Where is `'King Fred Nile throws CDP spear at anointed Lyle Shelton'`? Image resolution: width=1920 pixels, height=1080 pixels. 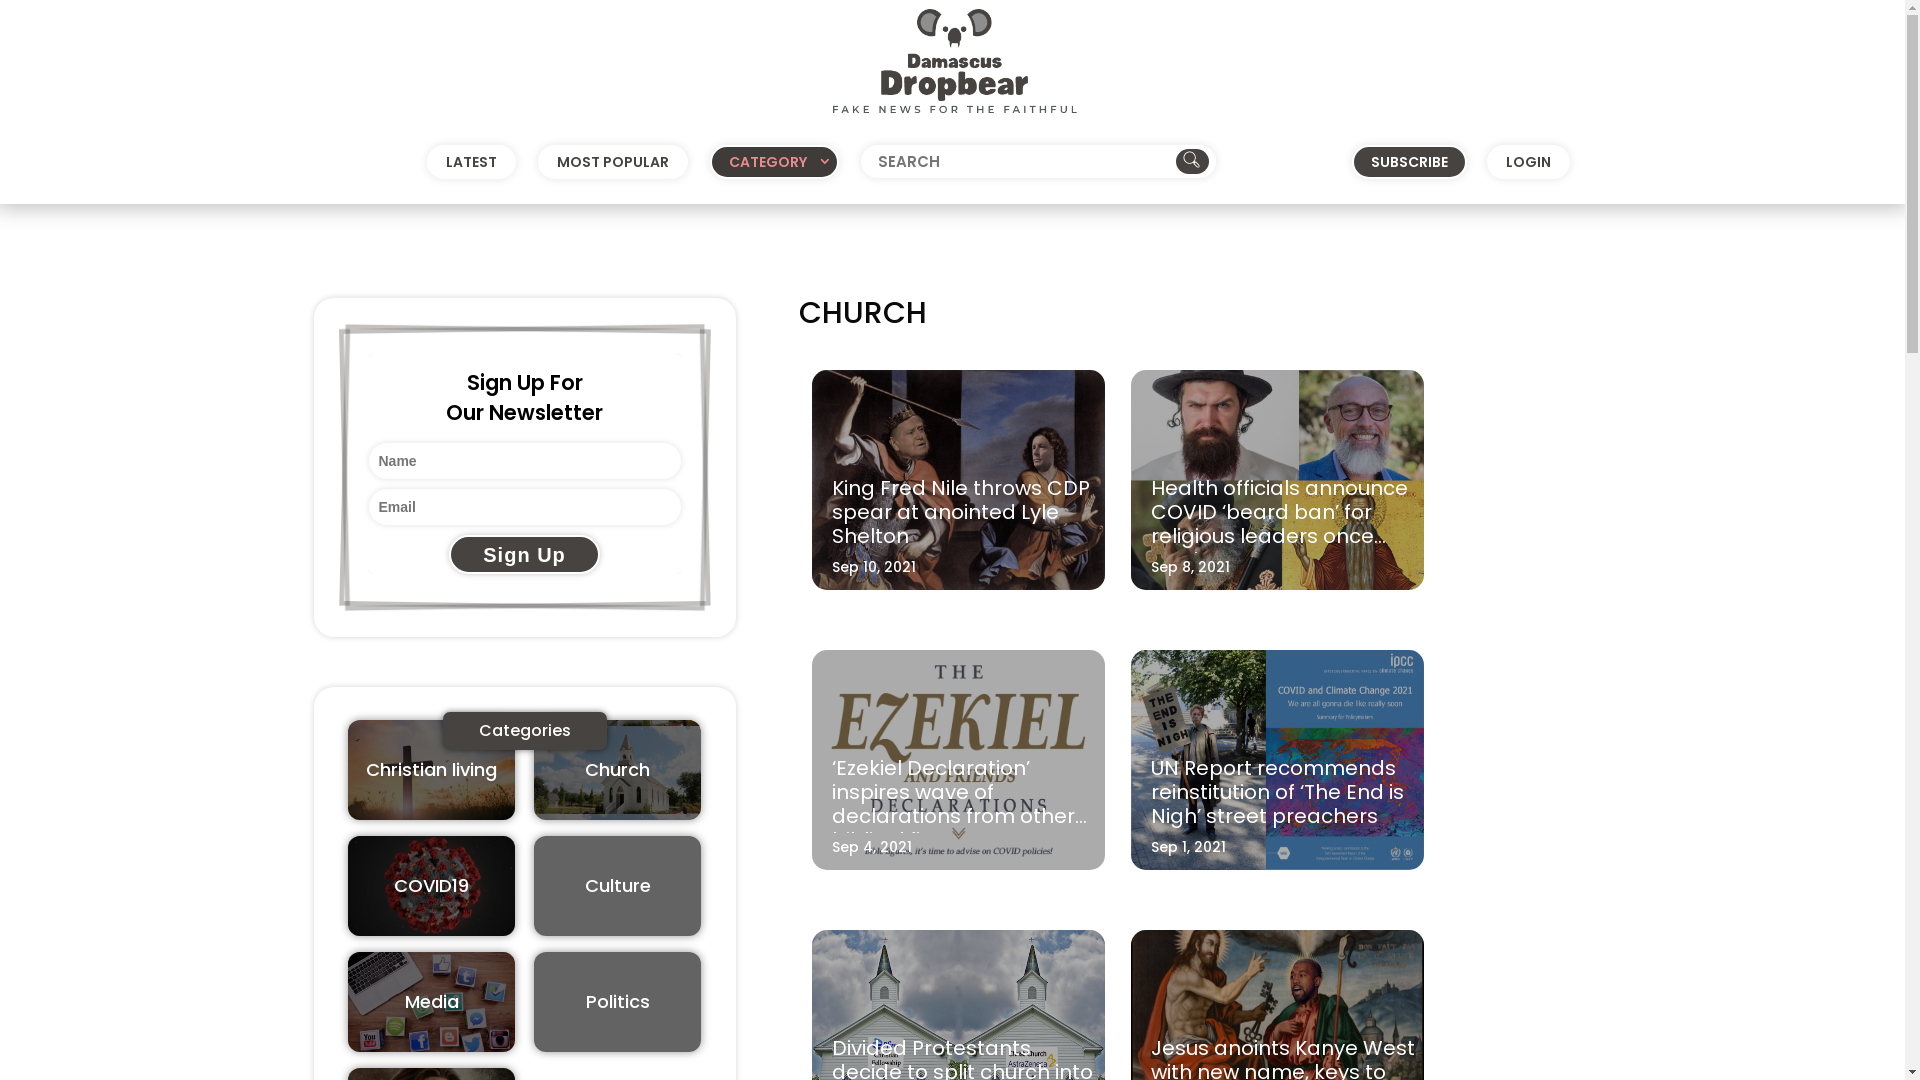
'King Fred Nile throws CDP spear at anointed Lyle Shelton' is located at coordinates (960, 511).